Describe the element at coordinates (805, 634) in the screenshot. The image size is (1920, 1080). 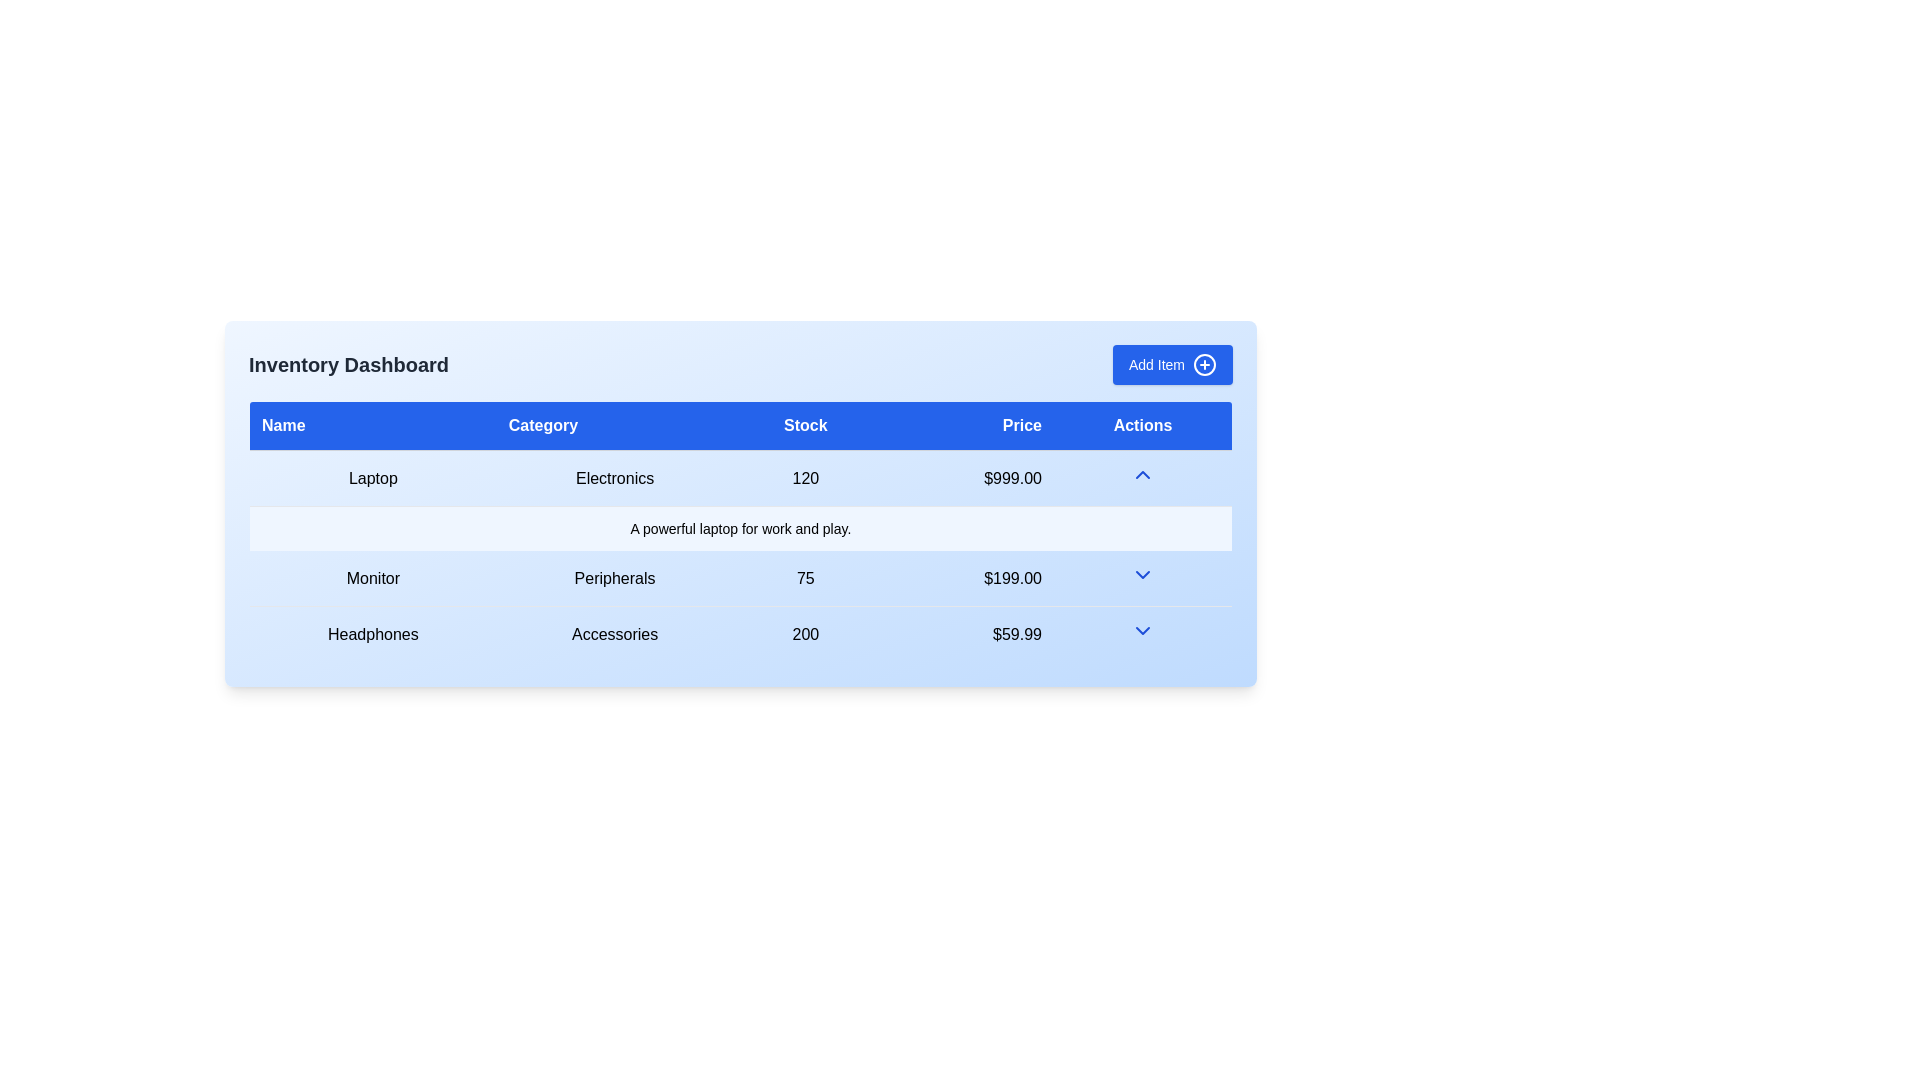
I see `the non-interactive text display element that shows the stock level for 'Headphones', located in the 'Stock' column of the last row of the table` at that location.